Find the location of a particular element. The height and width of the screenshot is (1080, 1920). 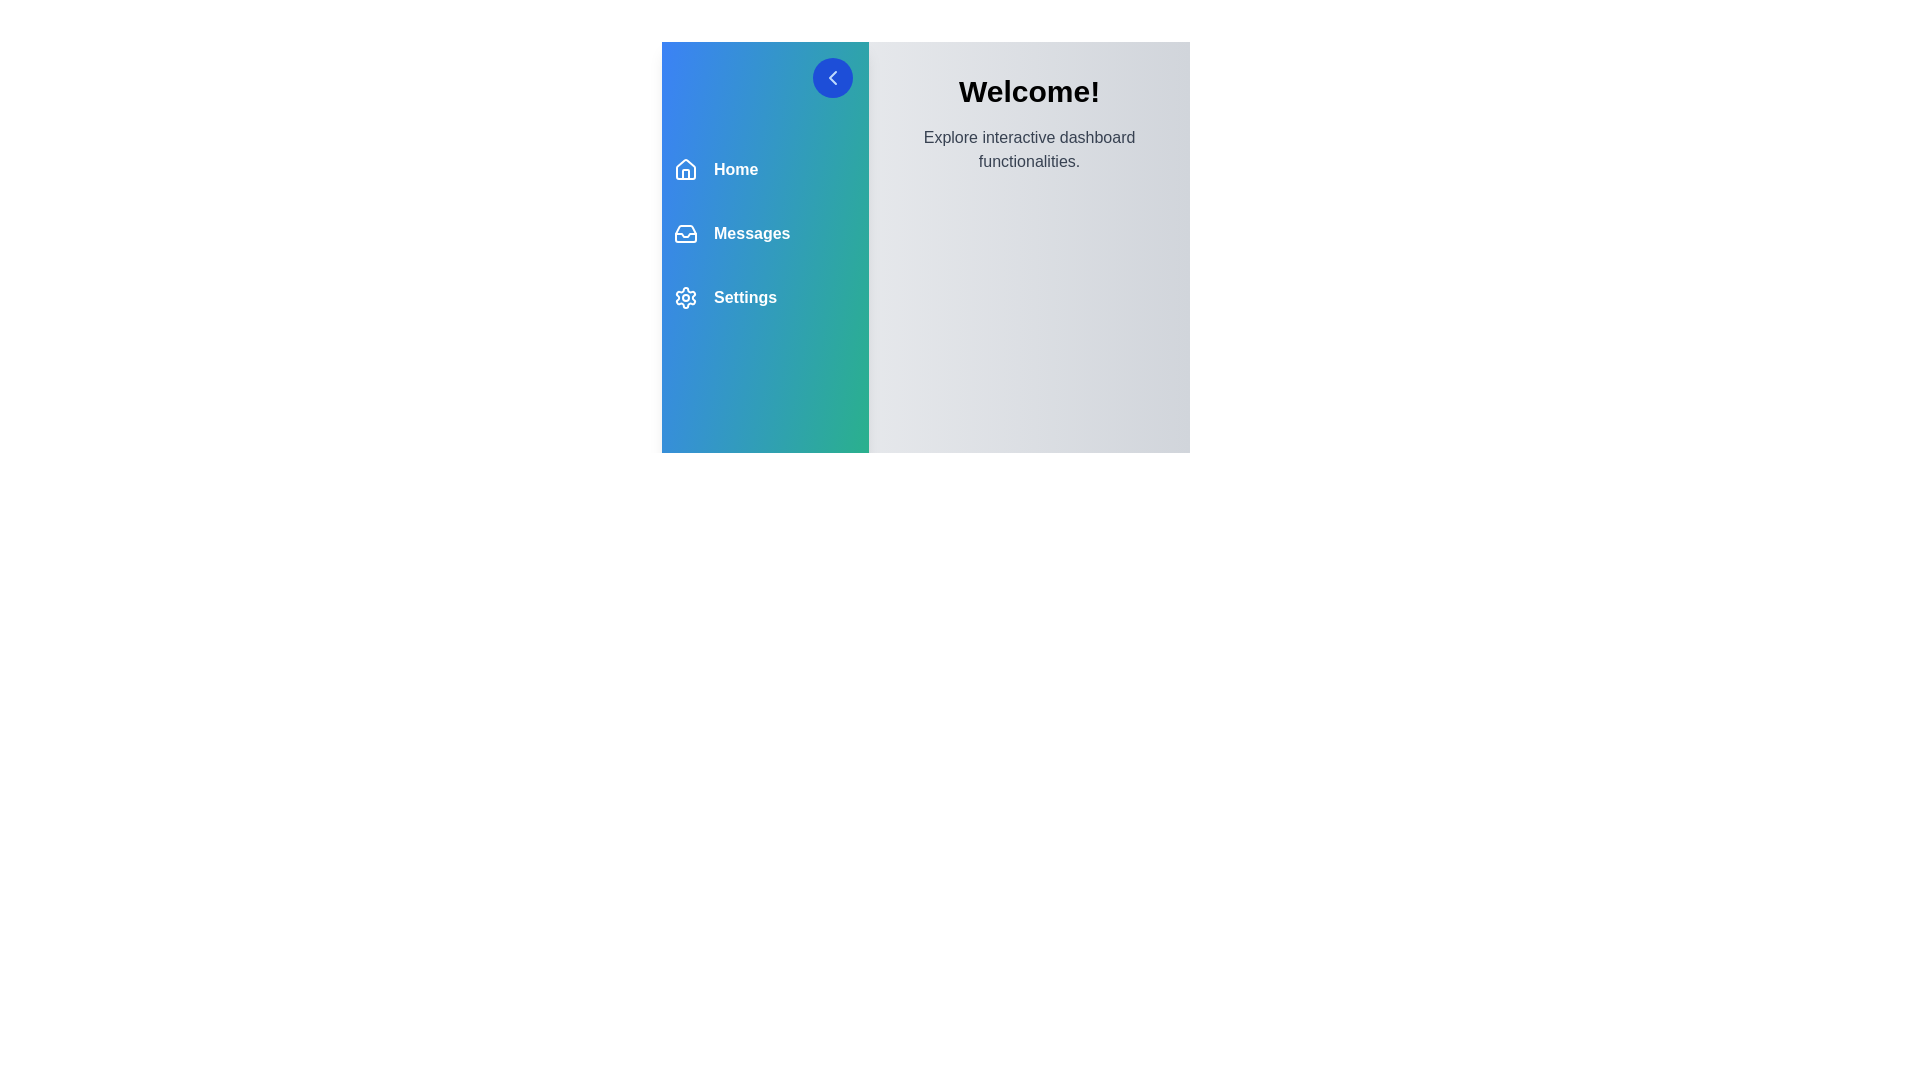

the inbox icon located in the sidebar menu next to the 'Messages' label is located at coordinates (686, 233).